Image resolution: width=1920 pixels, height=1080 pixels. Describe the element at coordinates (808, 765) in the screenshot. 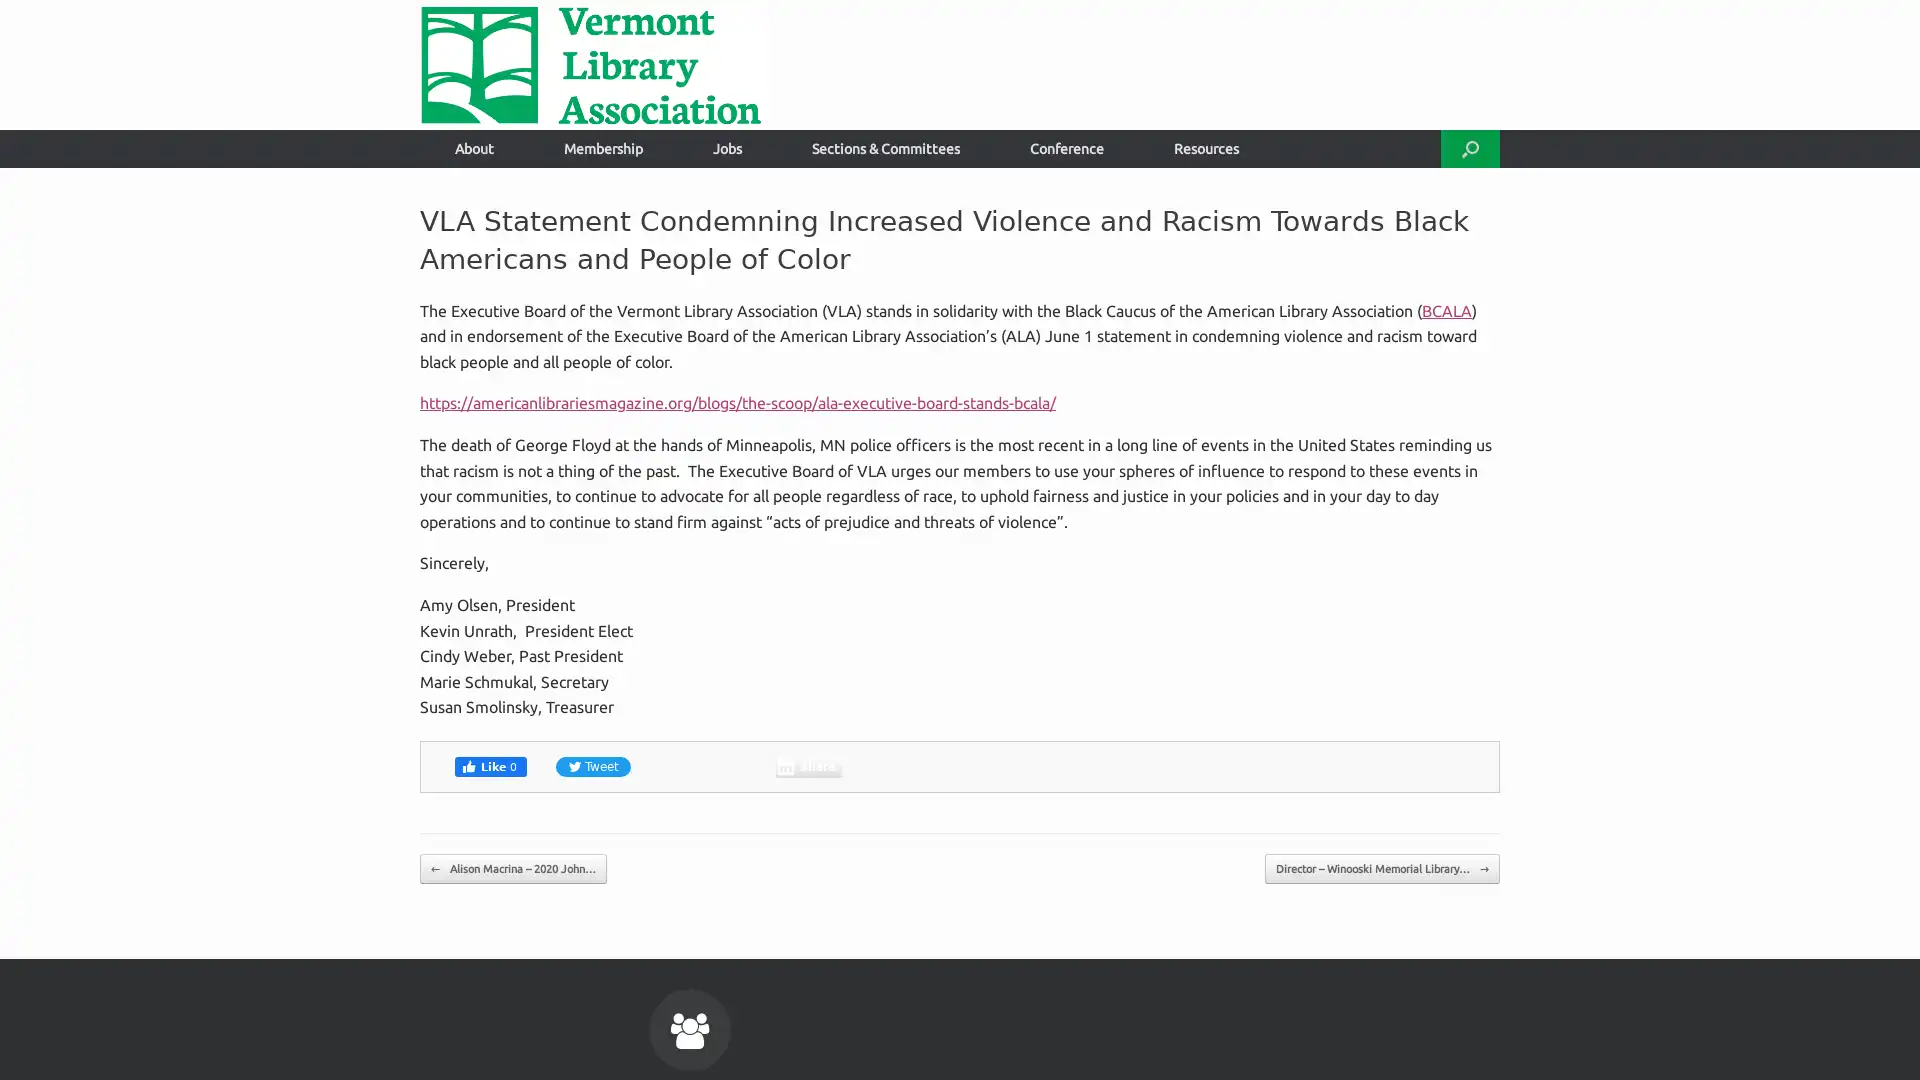

I see `Share` at that location.